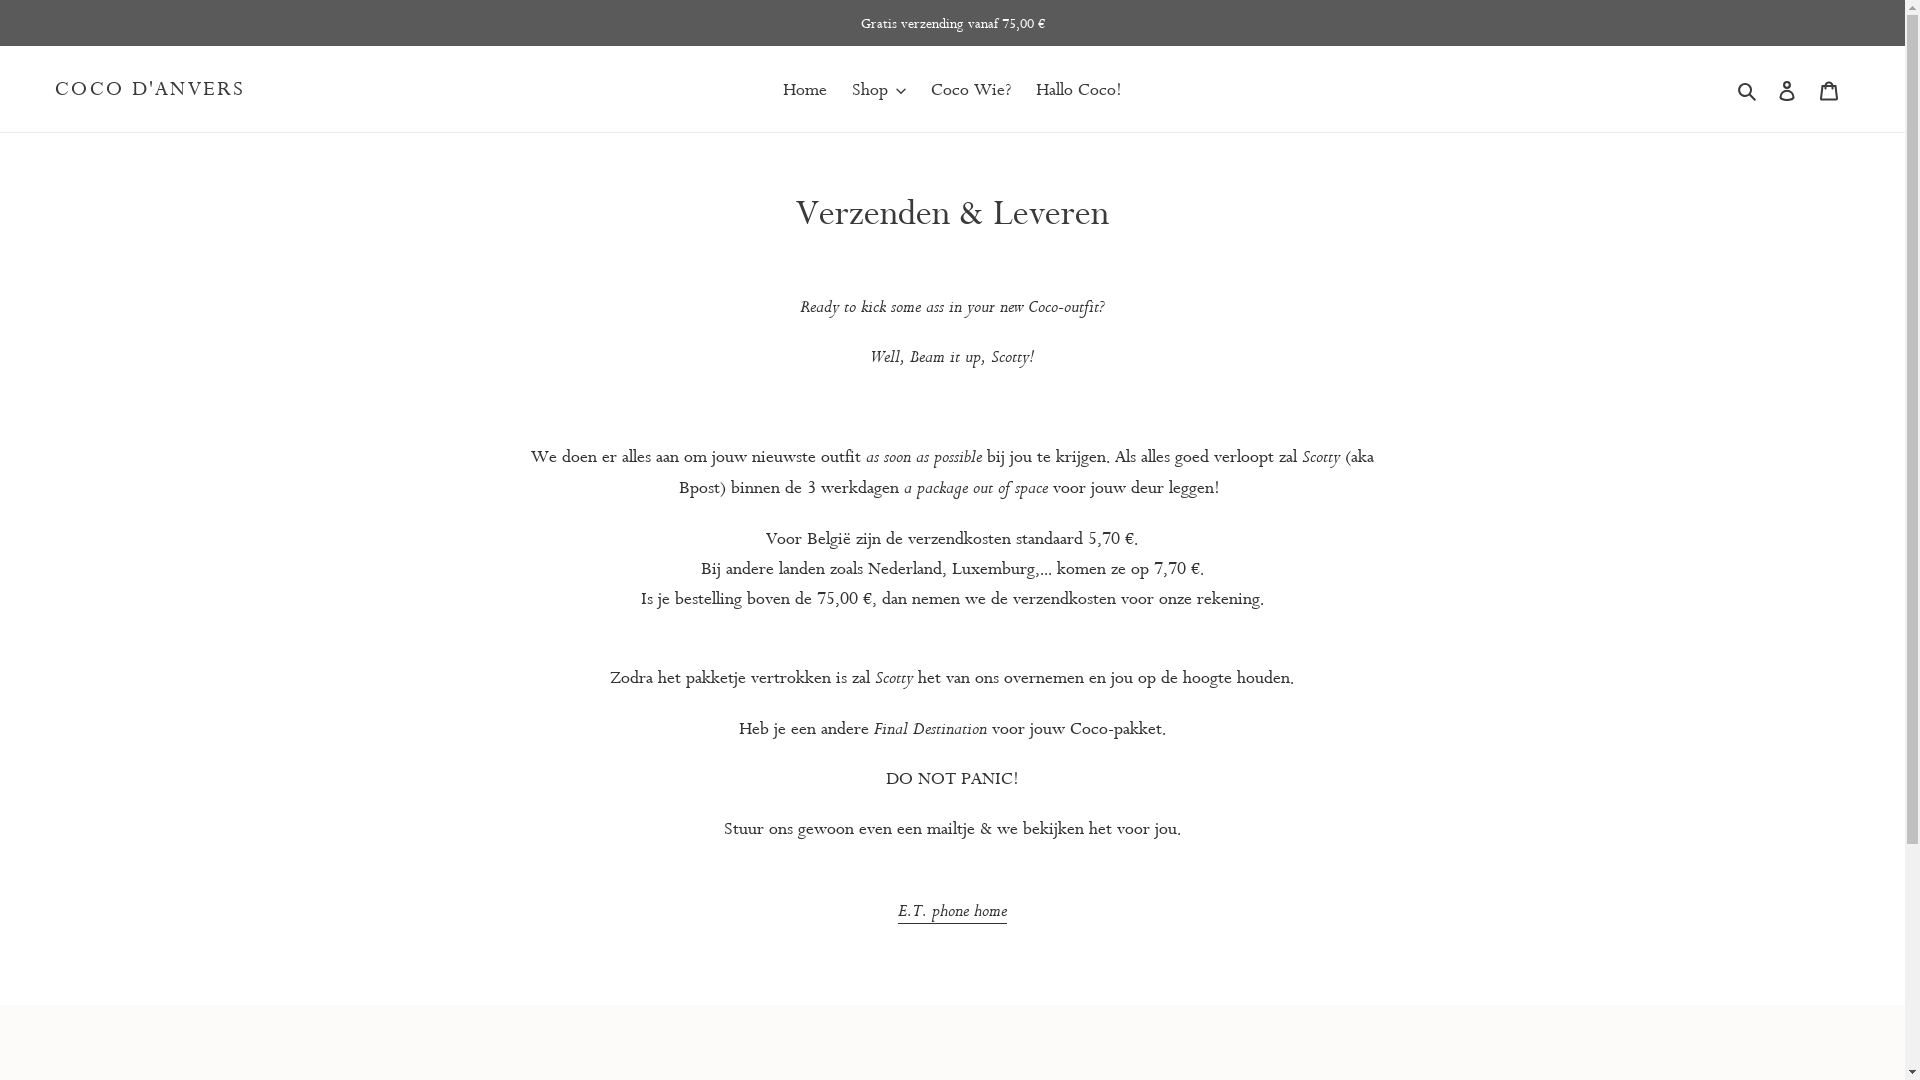 This screenshot has height=1080, width=1920. What do you see at coordinates (970, 87) in the screenshot?
I see `'Coco Wie?'` at bounding box center [970, 87].